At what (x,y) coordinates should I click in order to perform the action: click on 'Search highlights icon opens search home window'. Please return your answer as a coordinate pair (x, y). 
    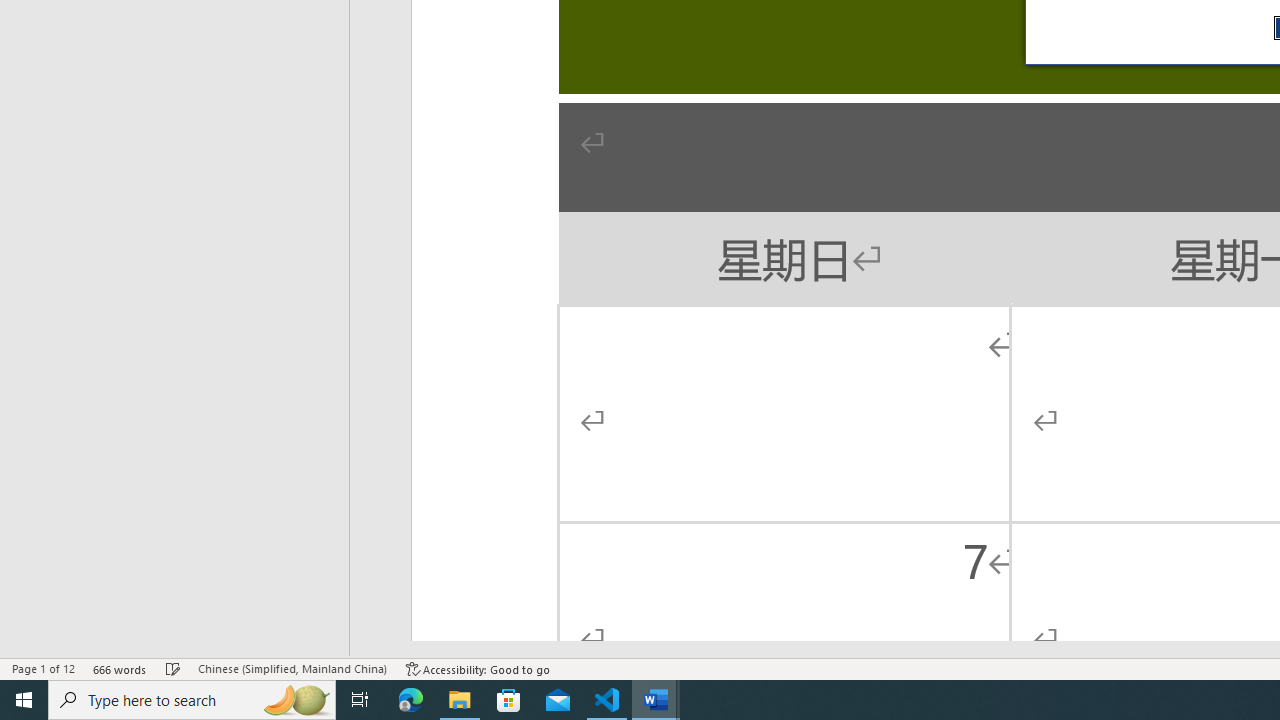
    Looking at the image, I should click on (294, 698).